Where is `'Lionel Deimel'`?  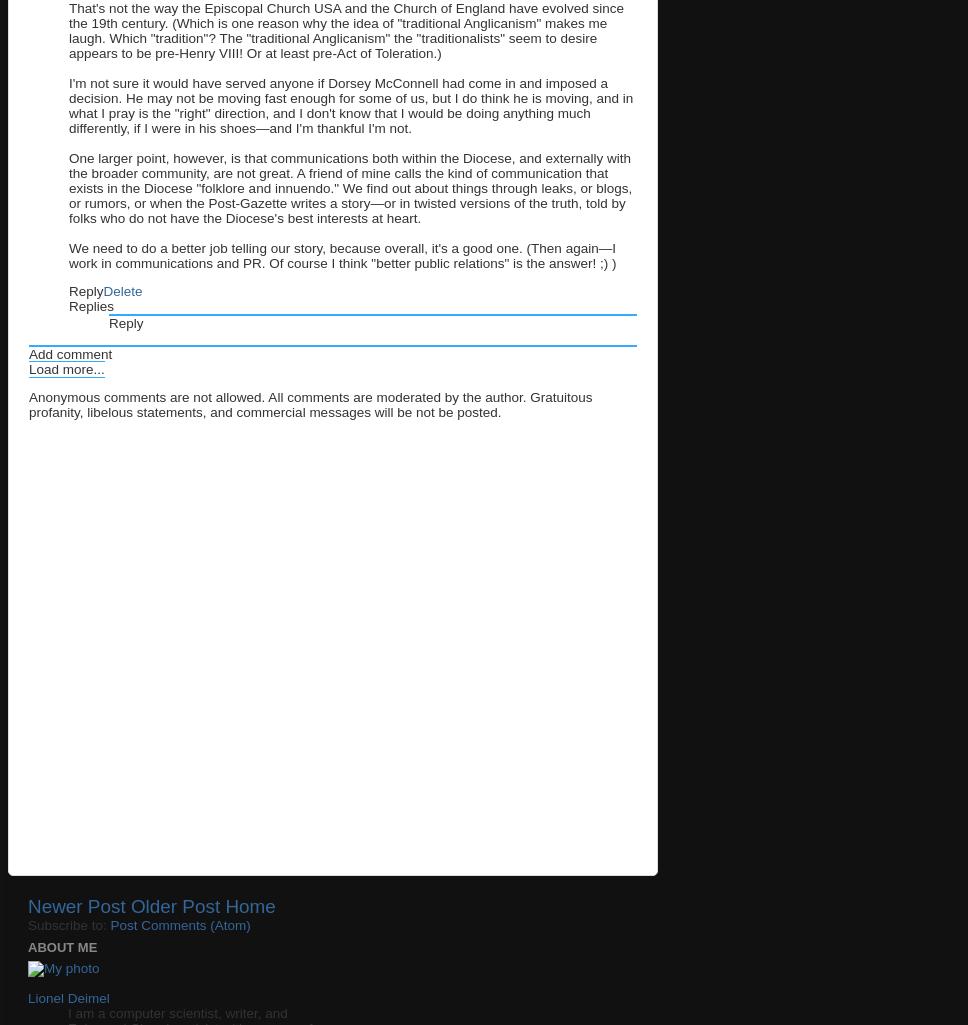 'Lionel Deimel' is located at coordinates (67, 996).